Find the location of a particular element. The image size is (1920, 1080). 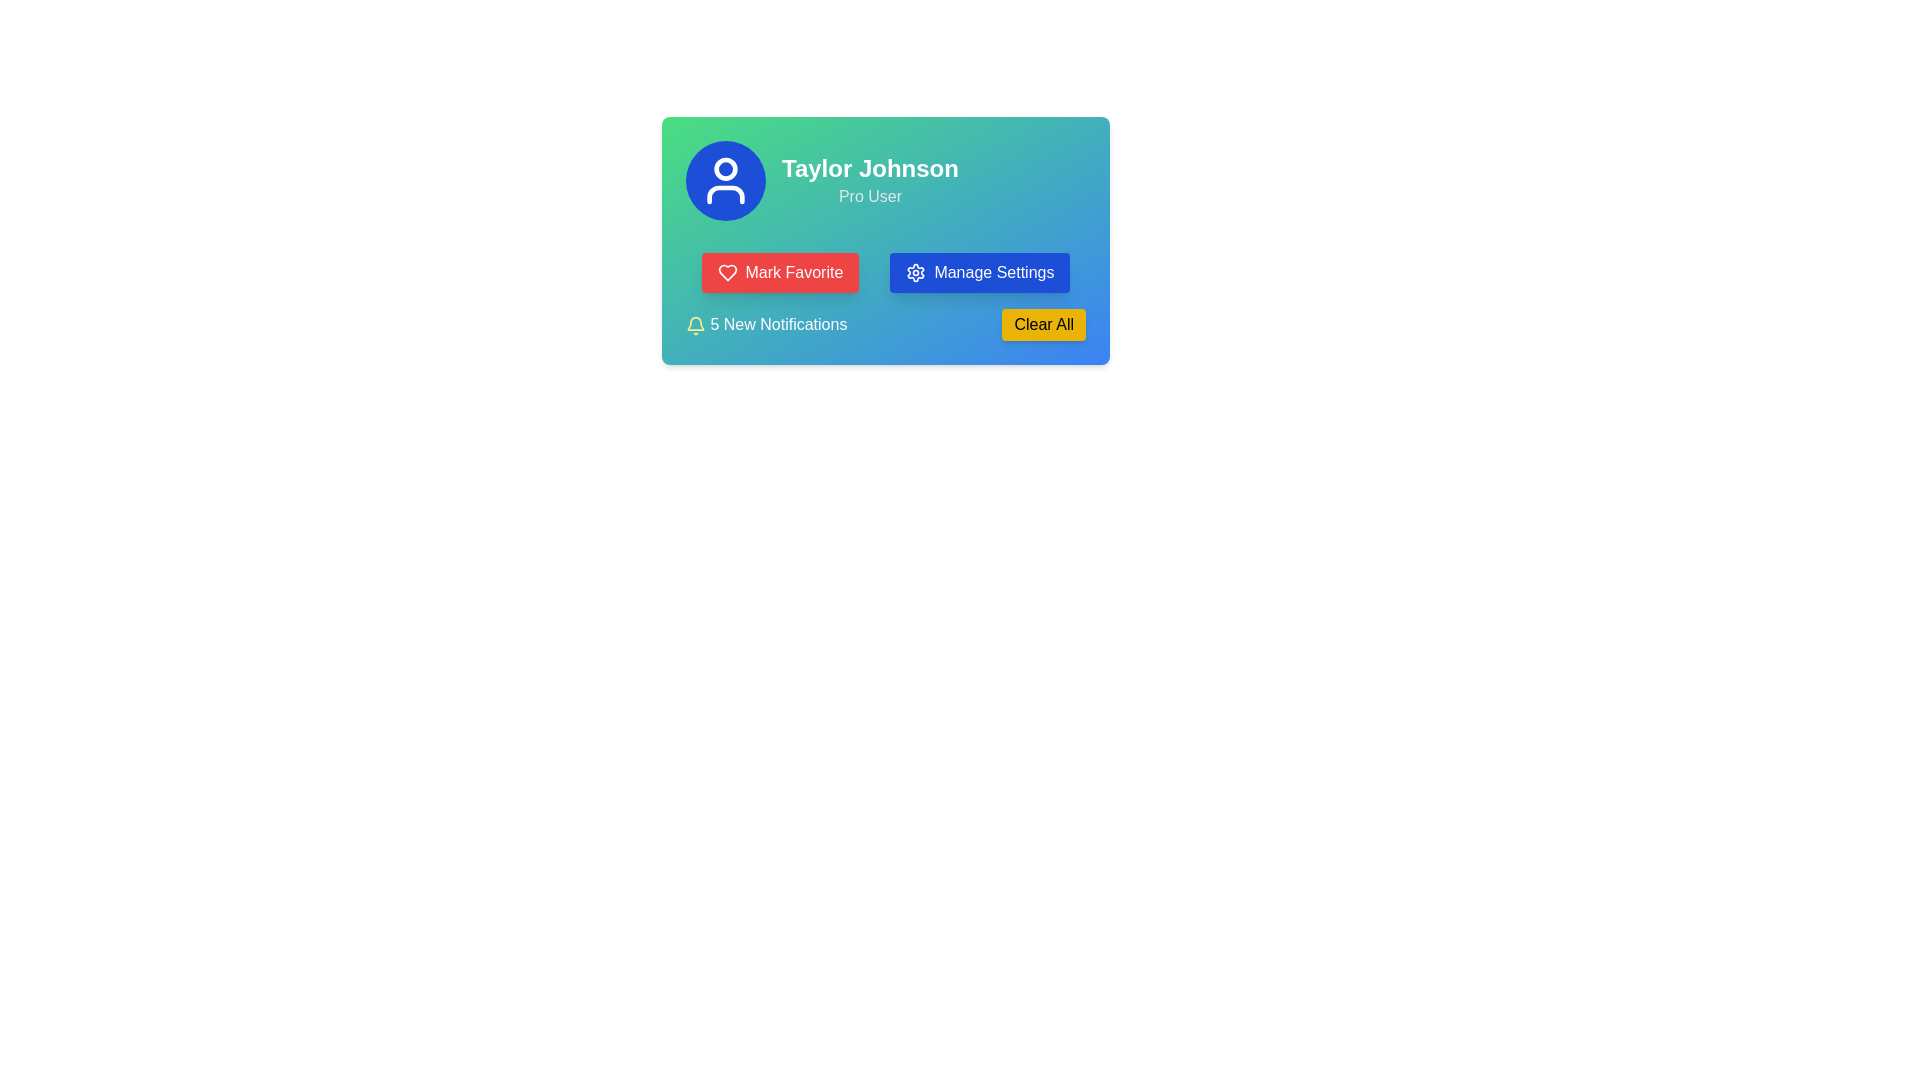

the favorite button, which is the first button in a row of options is located at coordinates (779, 273).